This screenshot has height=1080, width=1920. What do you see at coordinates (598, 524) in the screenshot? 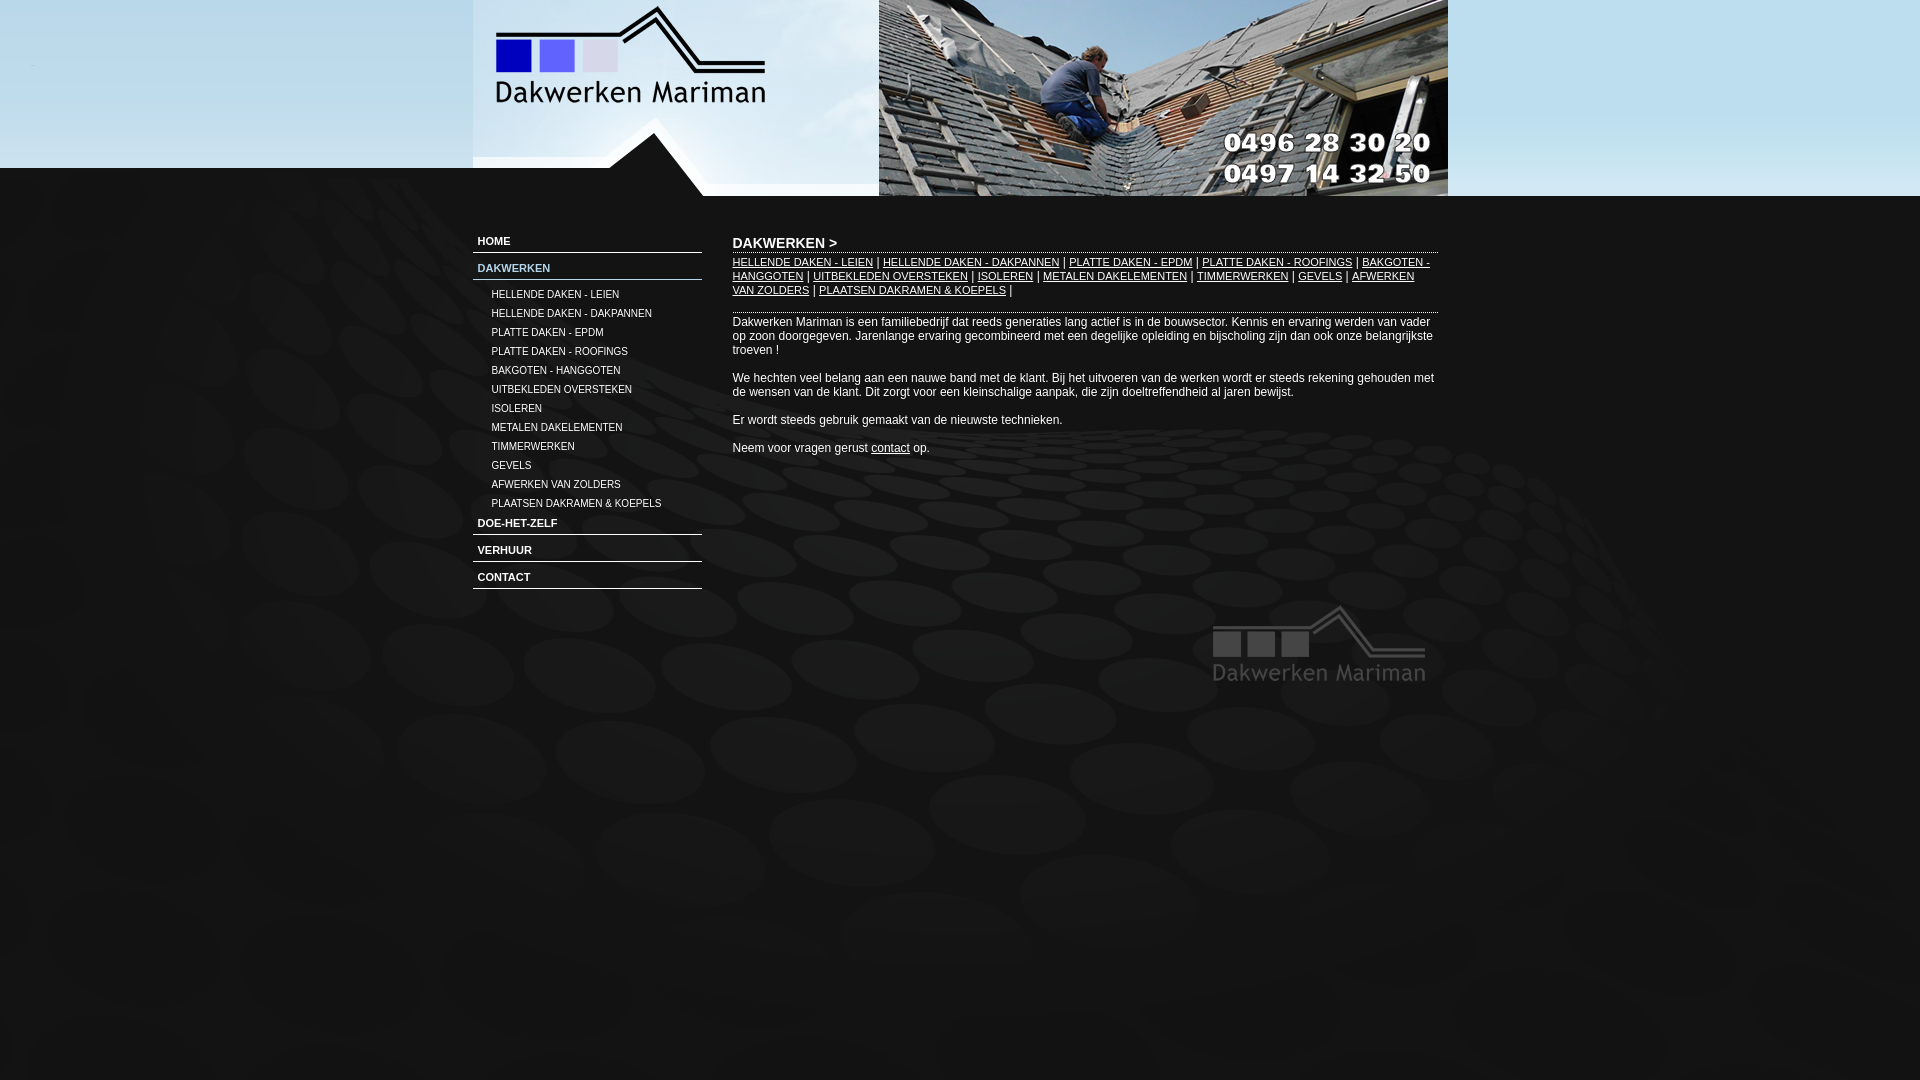
I see `'DOE-HET-ZELF'` at bounding box center [598, 524].